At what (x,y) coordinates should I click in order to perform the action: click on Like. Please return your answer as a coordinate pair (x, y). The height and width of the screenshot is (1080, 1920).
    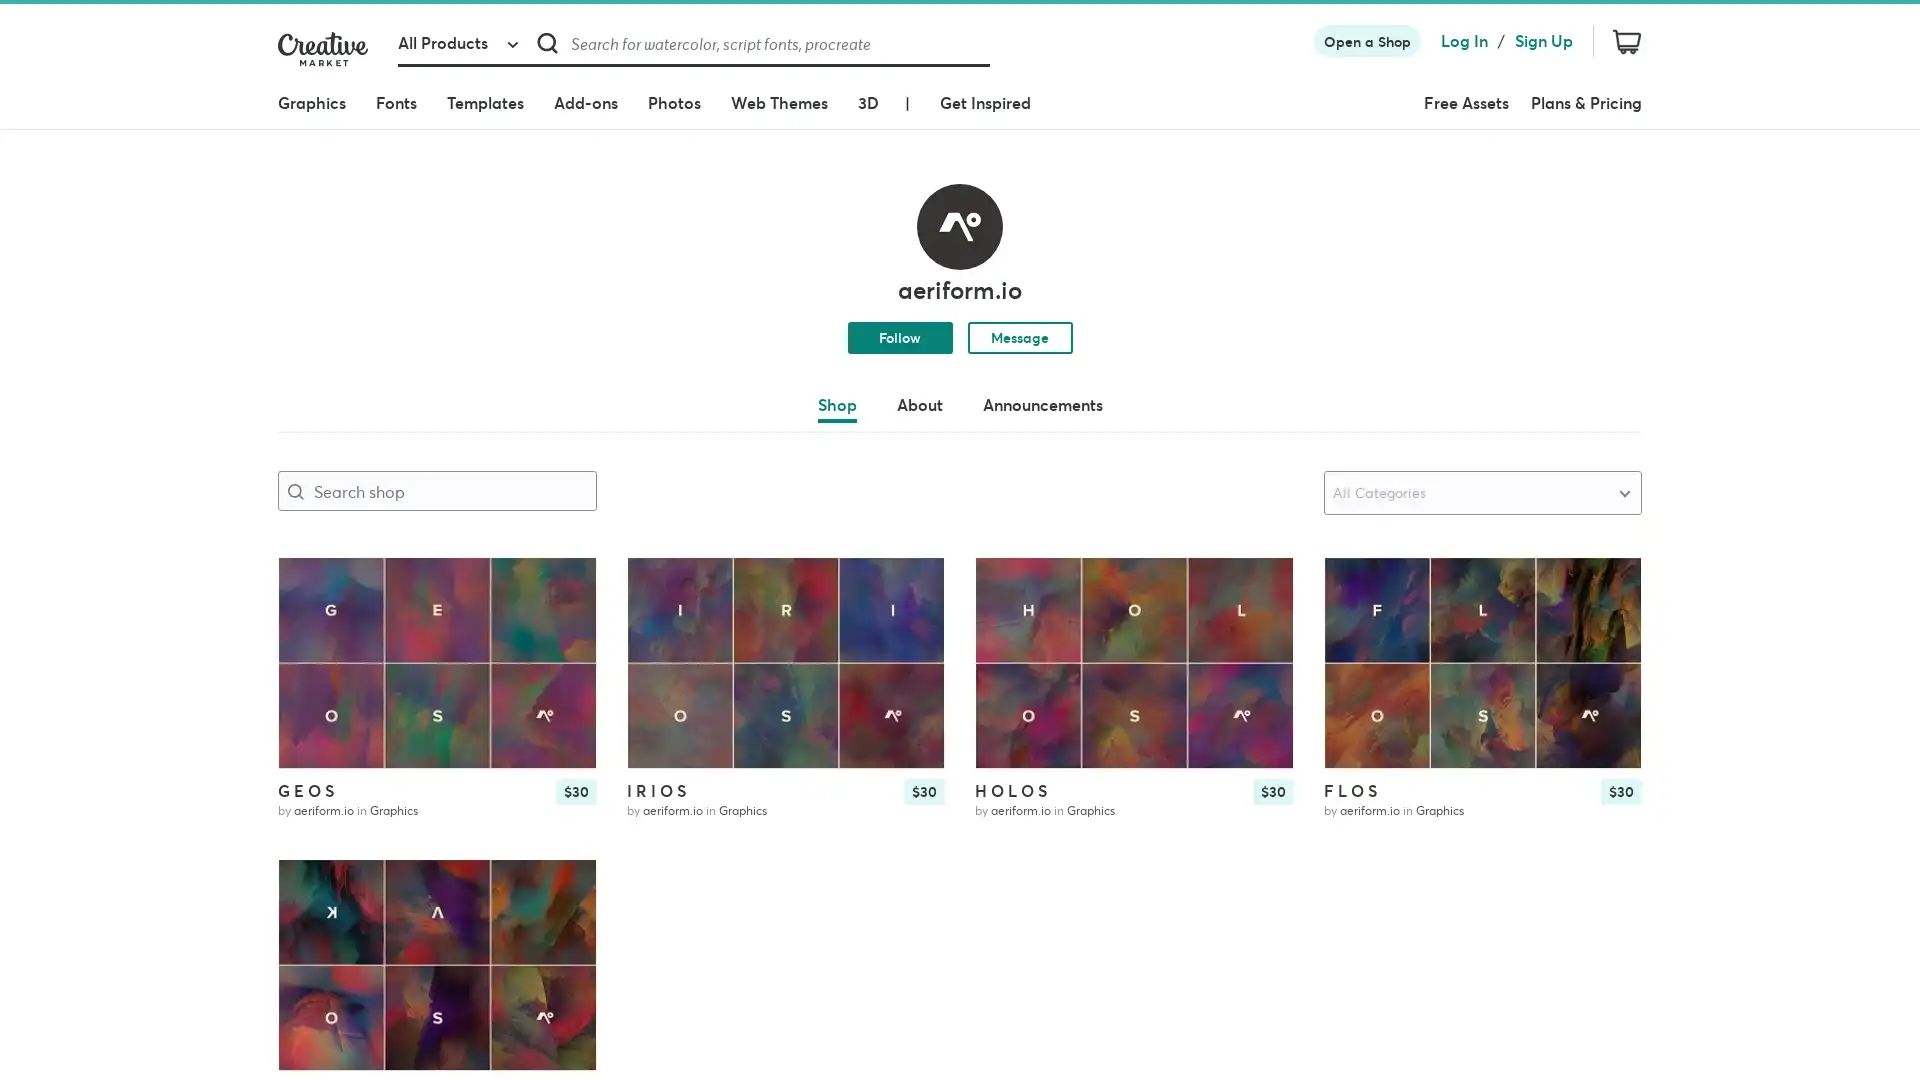
    Looking at the image, I should click on (1609, 586).